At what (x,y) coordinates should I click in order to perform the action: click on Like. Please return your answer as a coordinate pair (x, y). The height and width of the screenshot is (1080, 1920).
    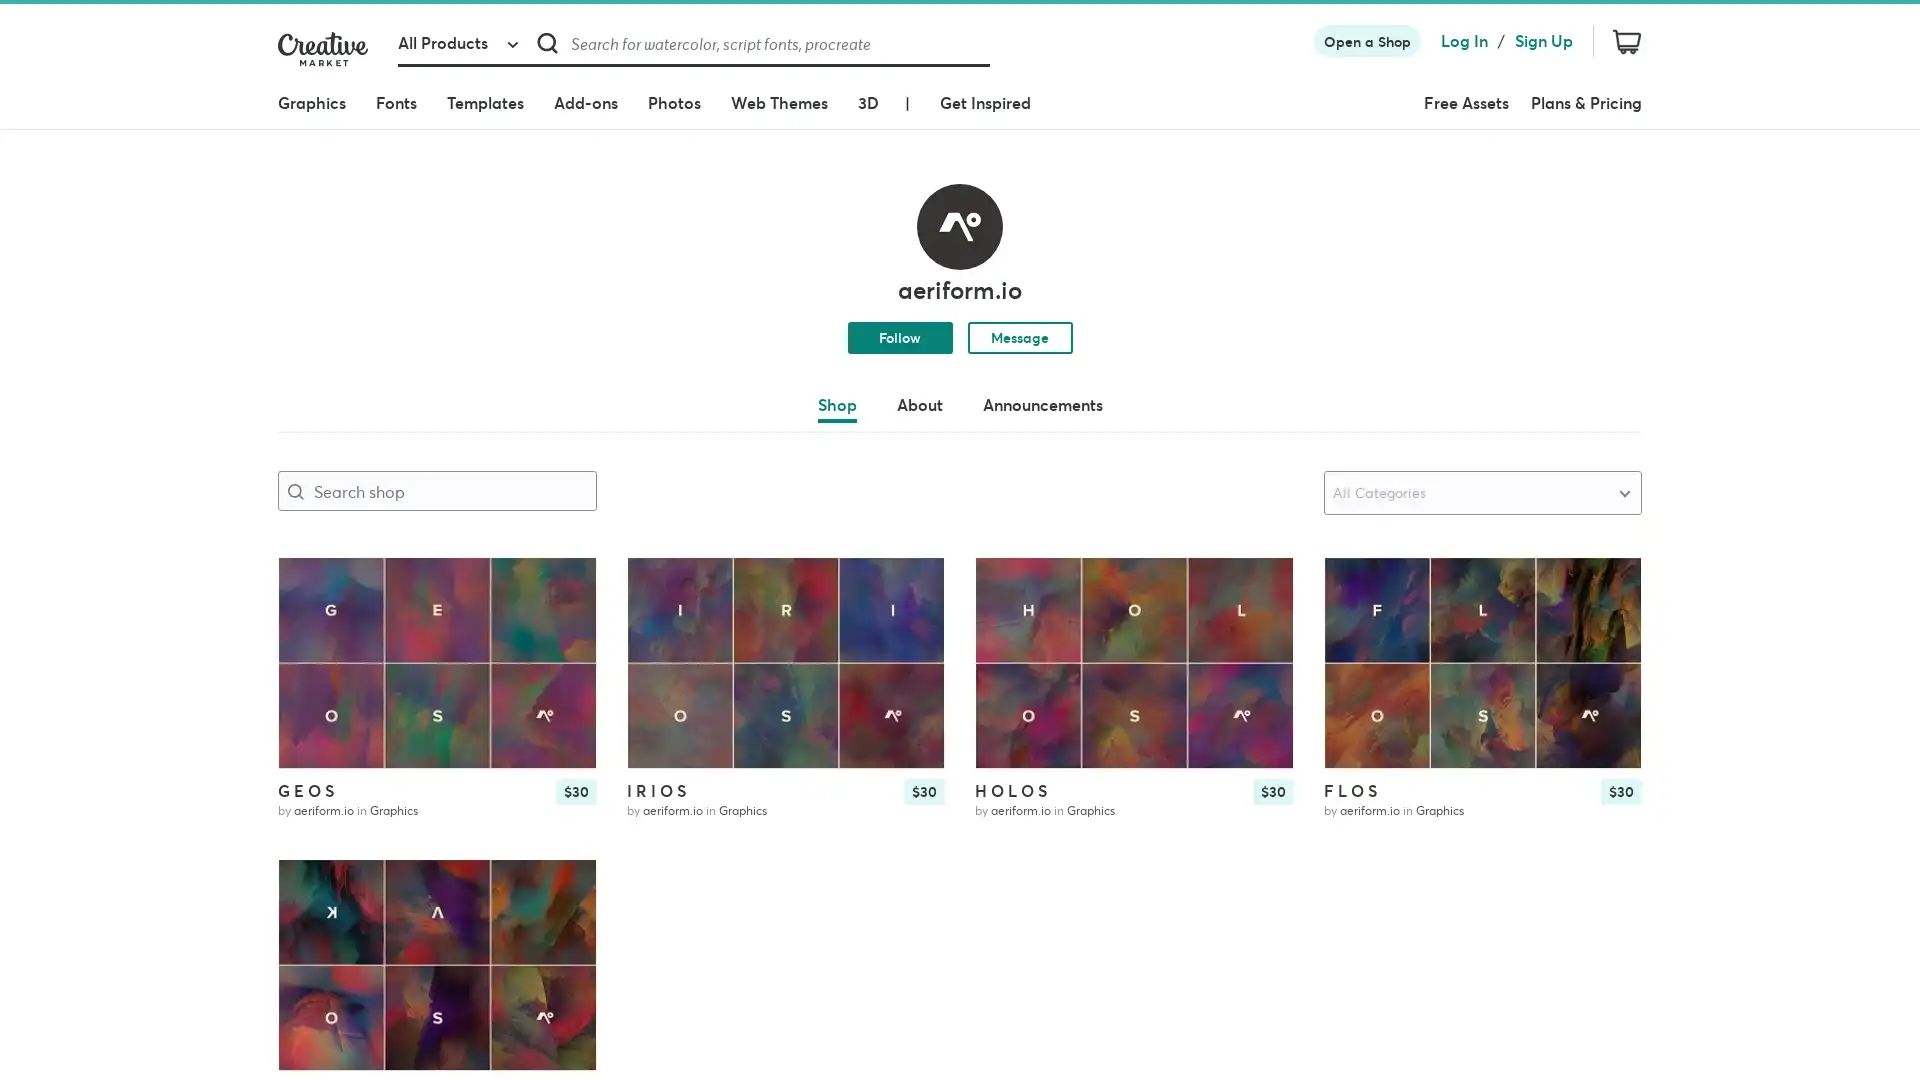
    Looking at the image, I should click on (1609, 586).